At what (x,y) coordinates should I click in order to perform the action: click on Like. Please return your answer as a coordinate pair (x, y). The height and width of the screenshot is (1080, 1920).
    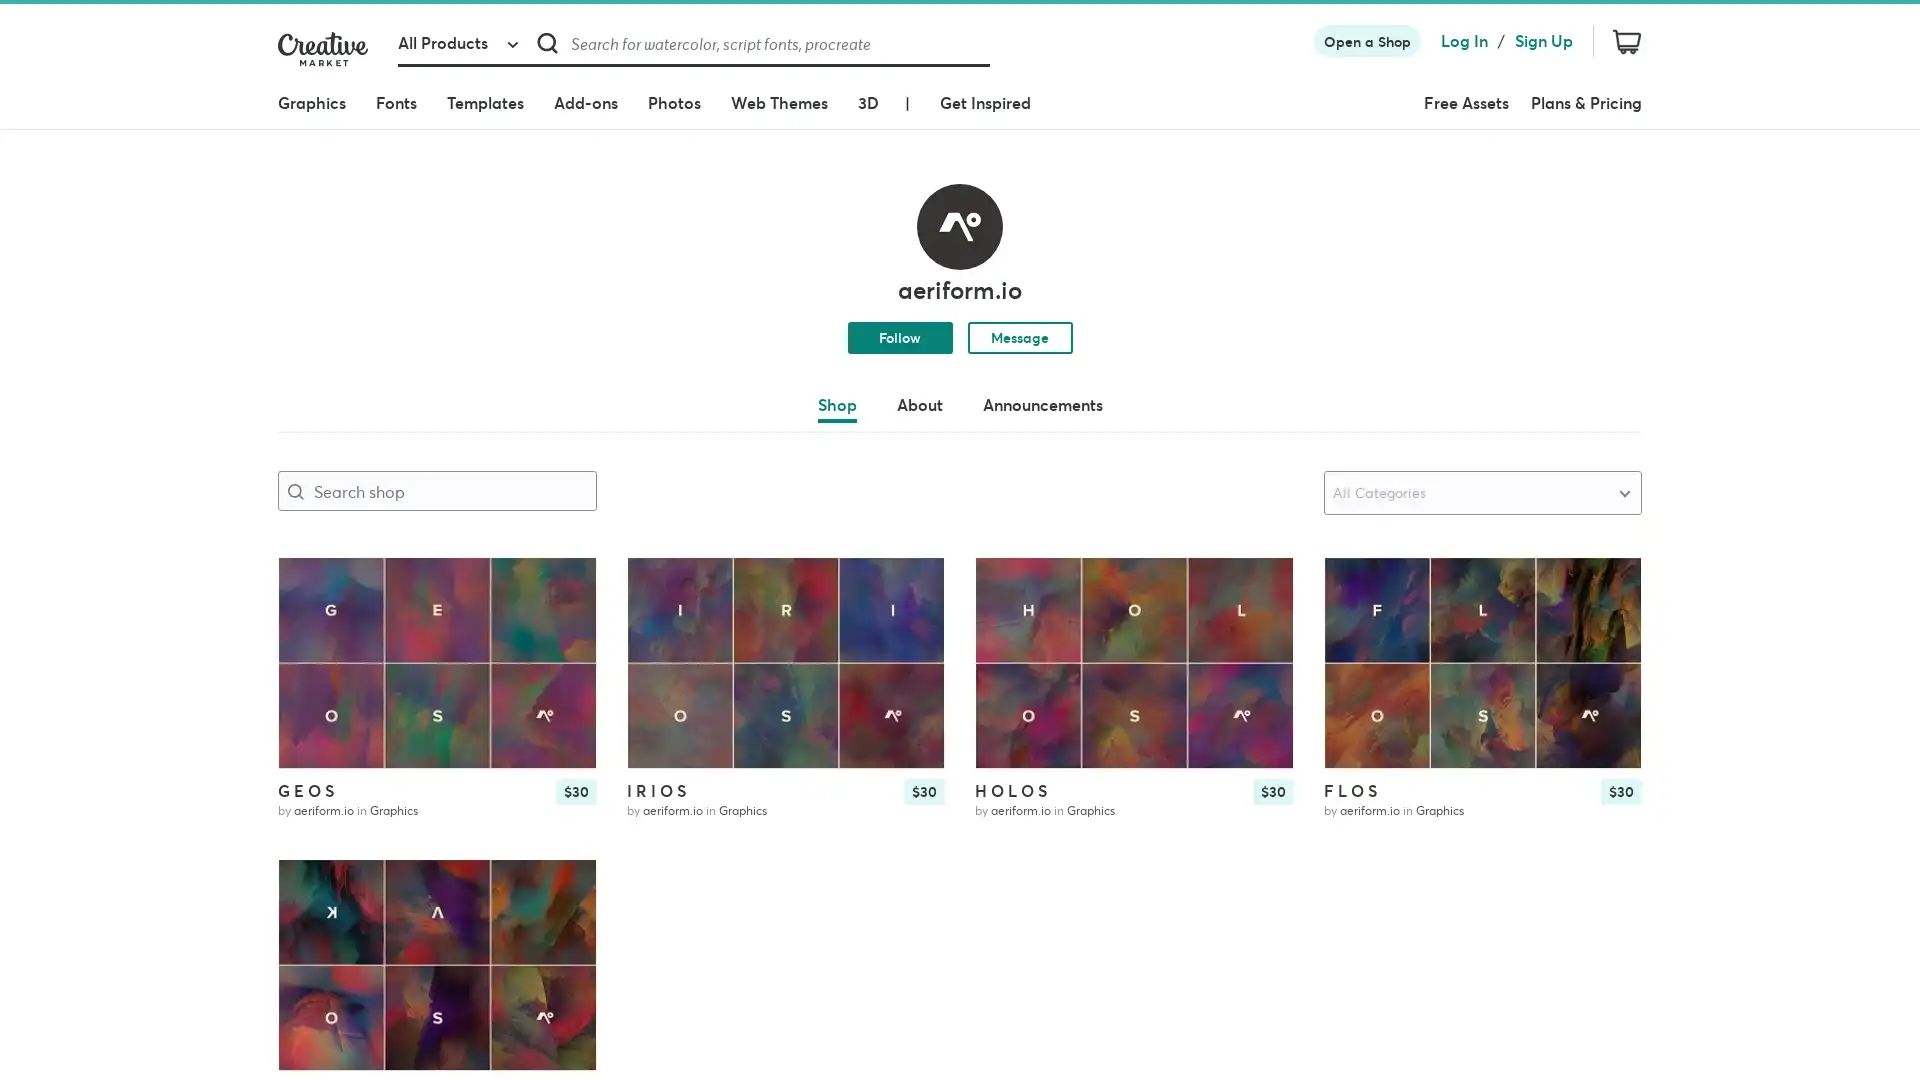
    Looking at the image, I should click on (1609, 586).